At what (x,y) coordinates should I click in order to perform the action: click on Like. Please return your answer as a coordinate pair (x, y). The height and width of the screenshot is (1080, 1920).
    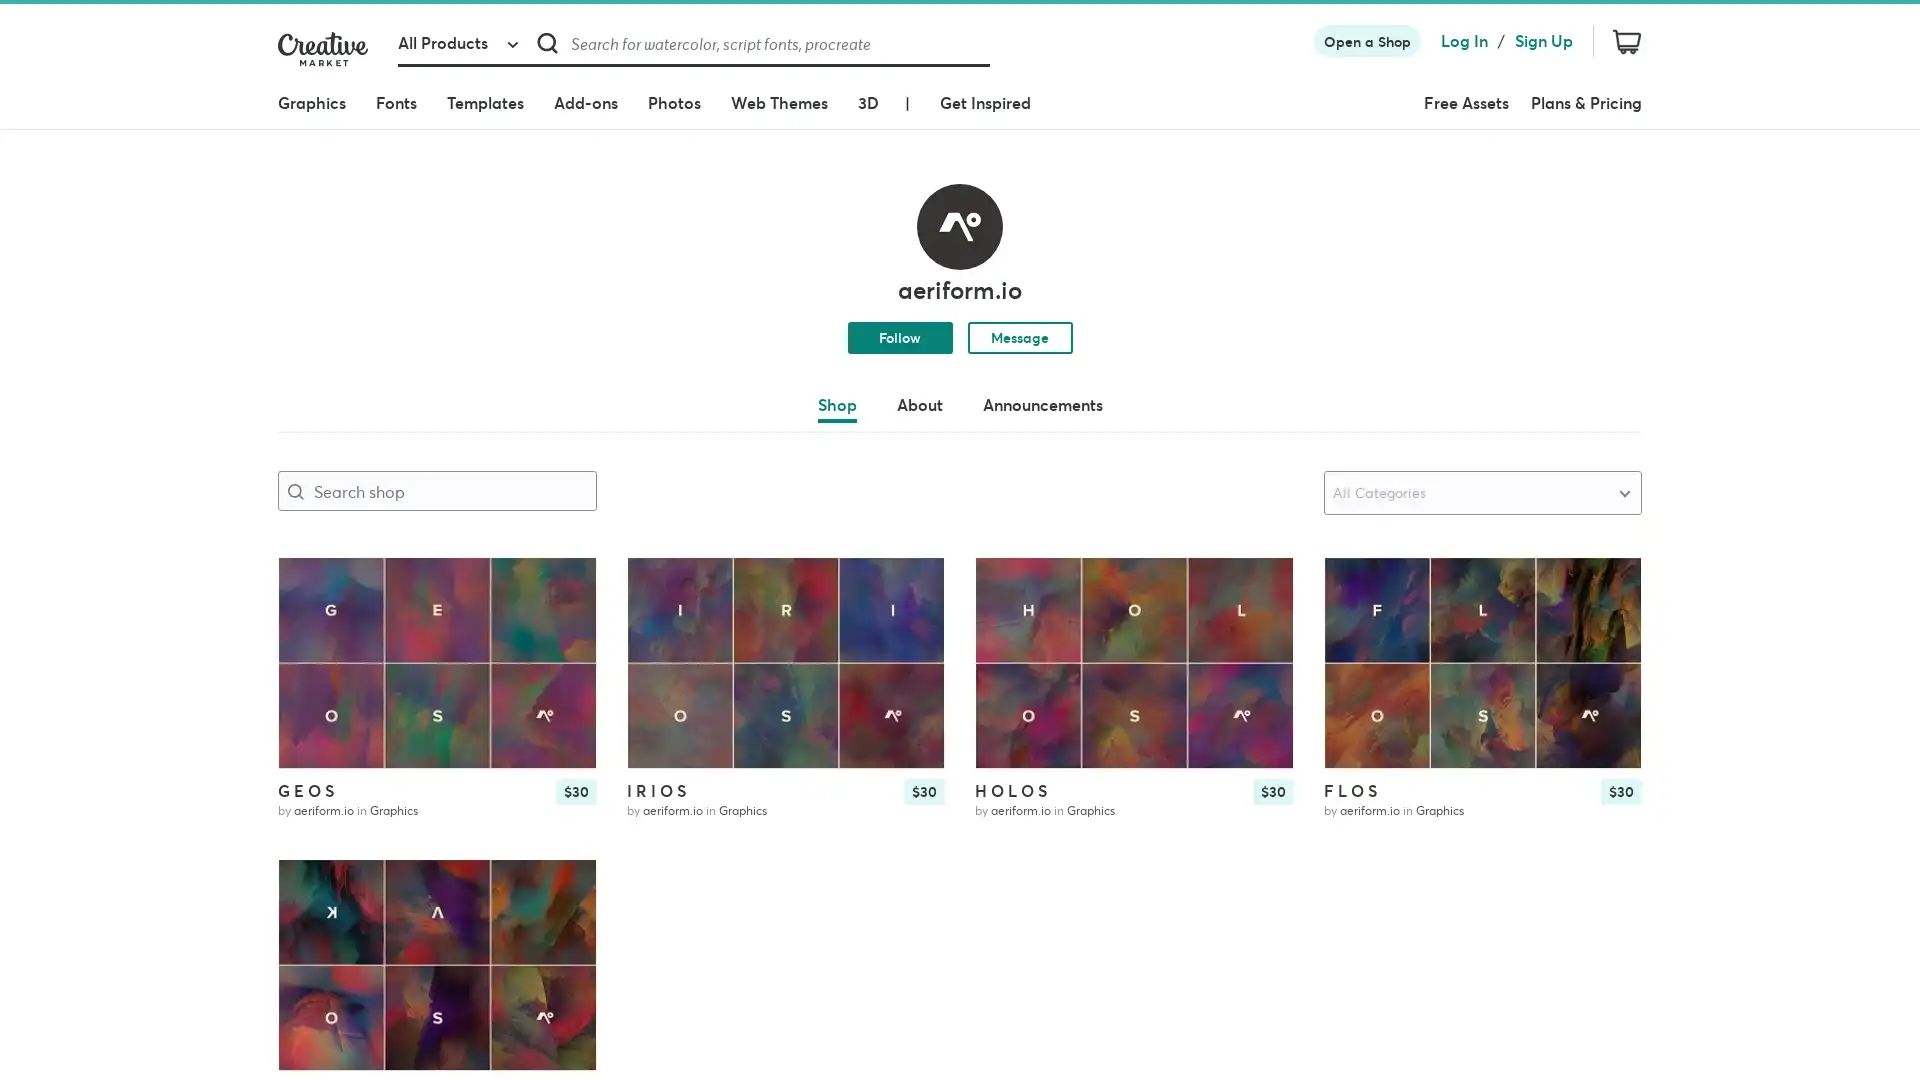
    Looking at the image, I should click on (1609, 586).